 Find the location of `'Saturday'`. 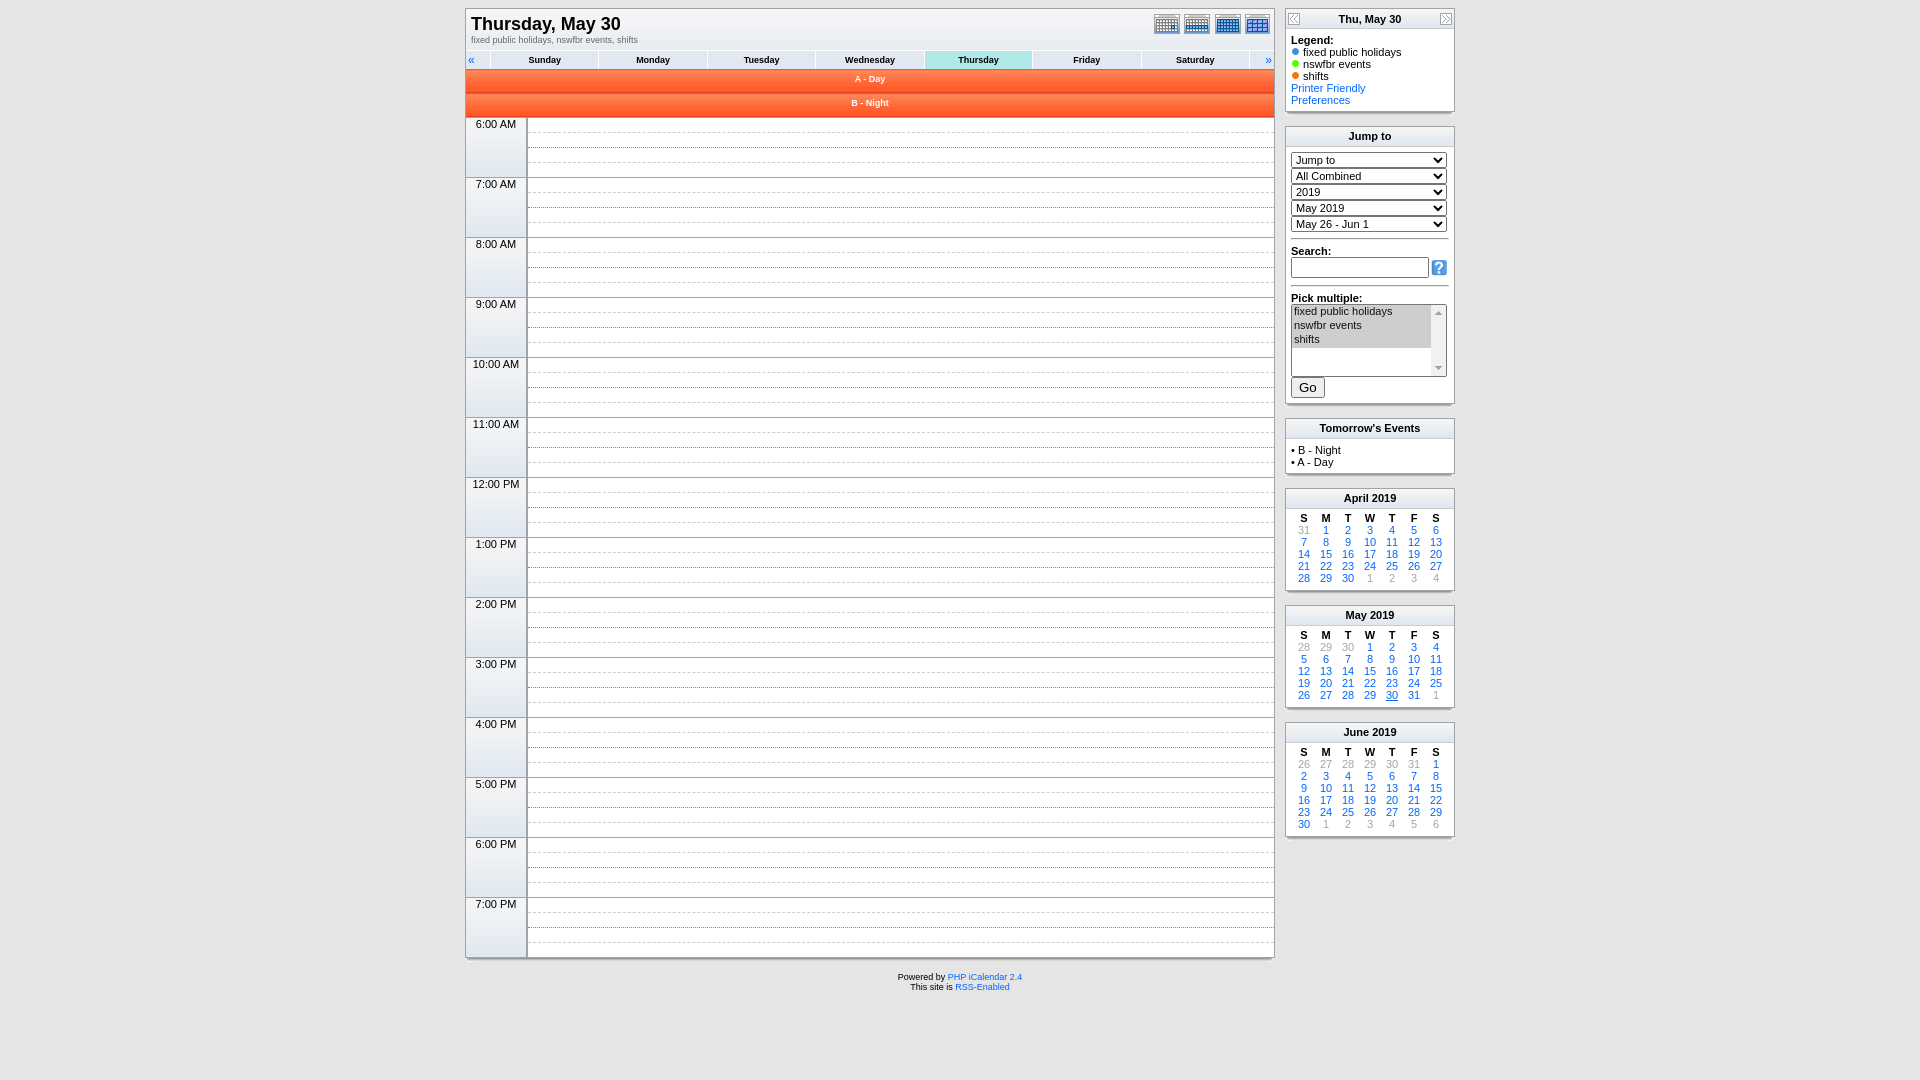

'Saturday' is located at coordinates (1195, 58).